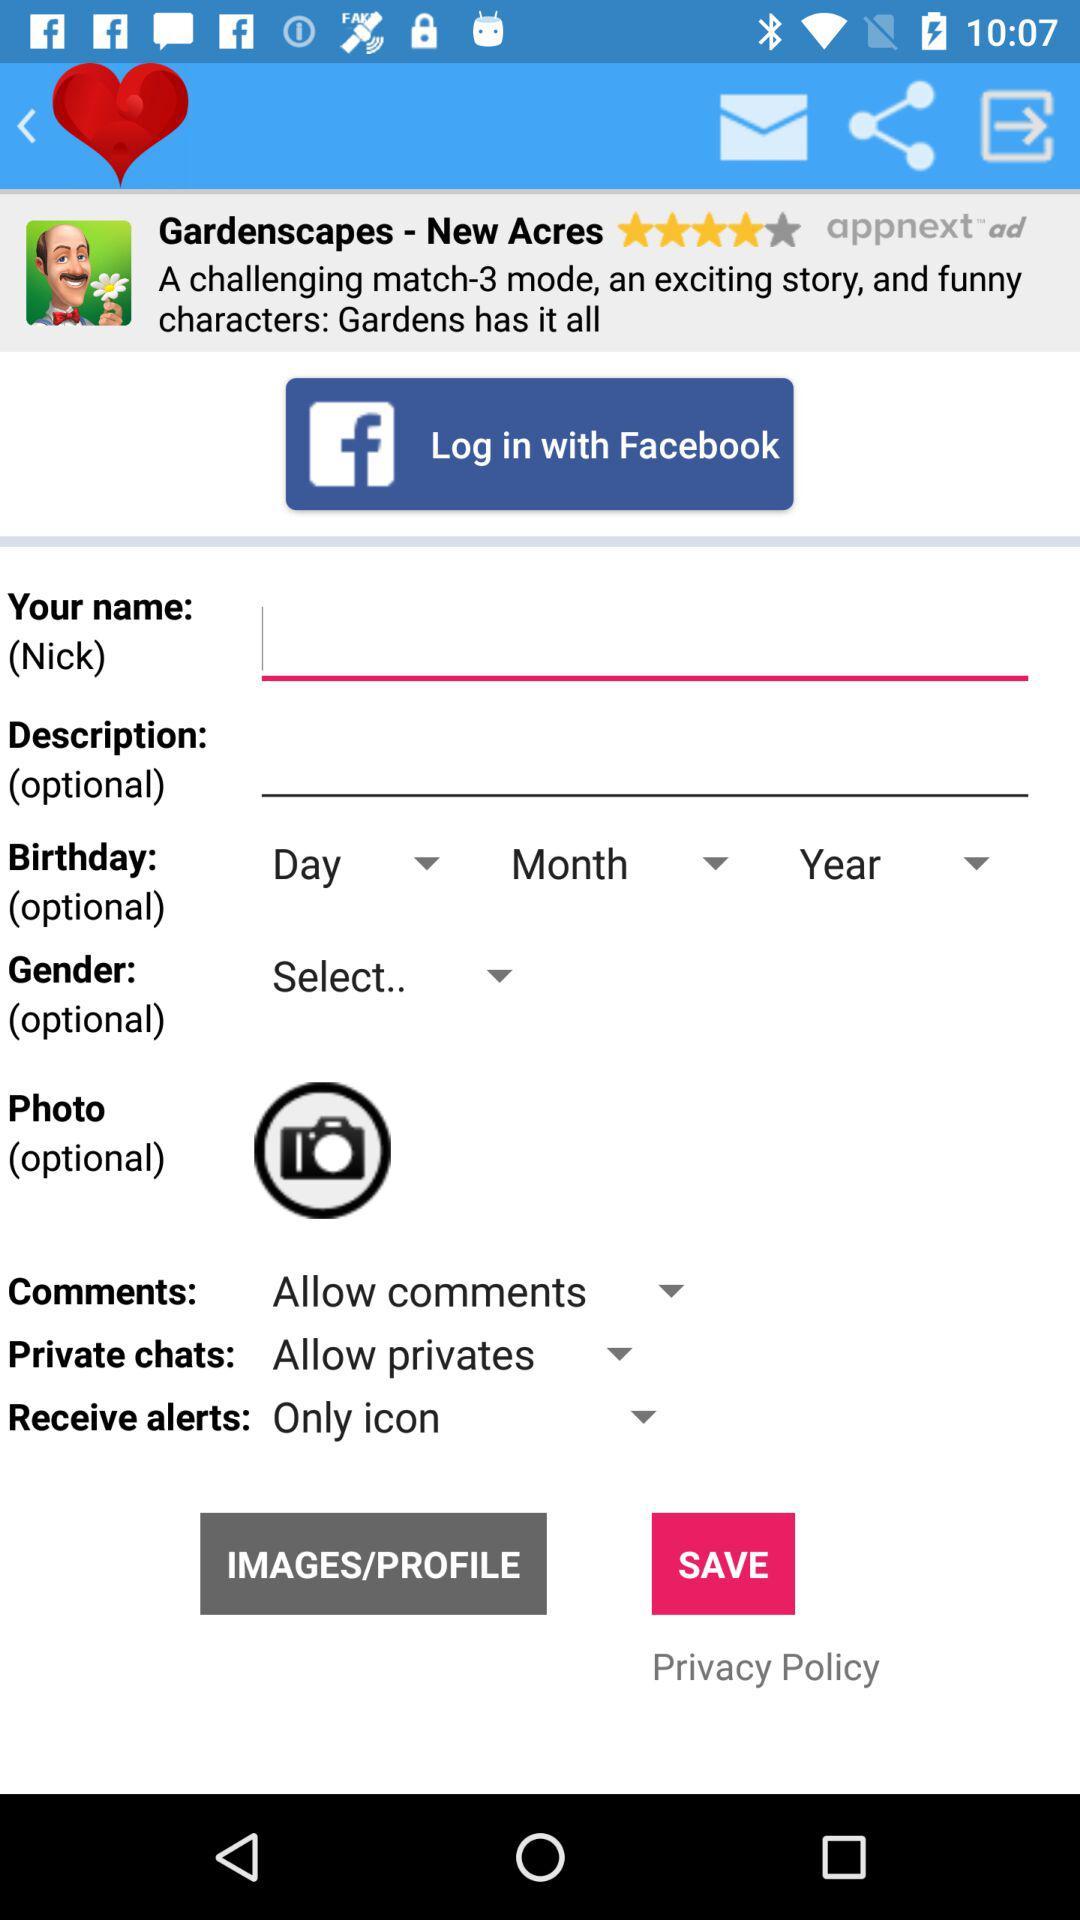 This screenshot has height=1920, width=1080. What do you see at coordinates (120, 124) in the screenshot?
I see `the favorite icon` at bounding box center [120, 124].